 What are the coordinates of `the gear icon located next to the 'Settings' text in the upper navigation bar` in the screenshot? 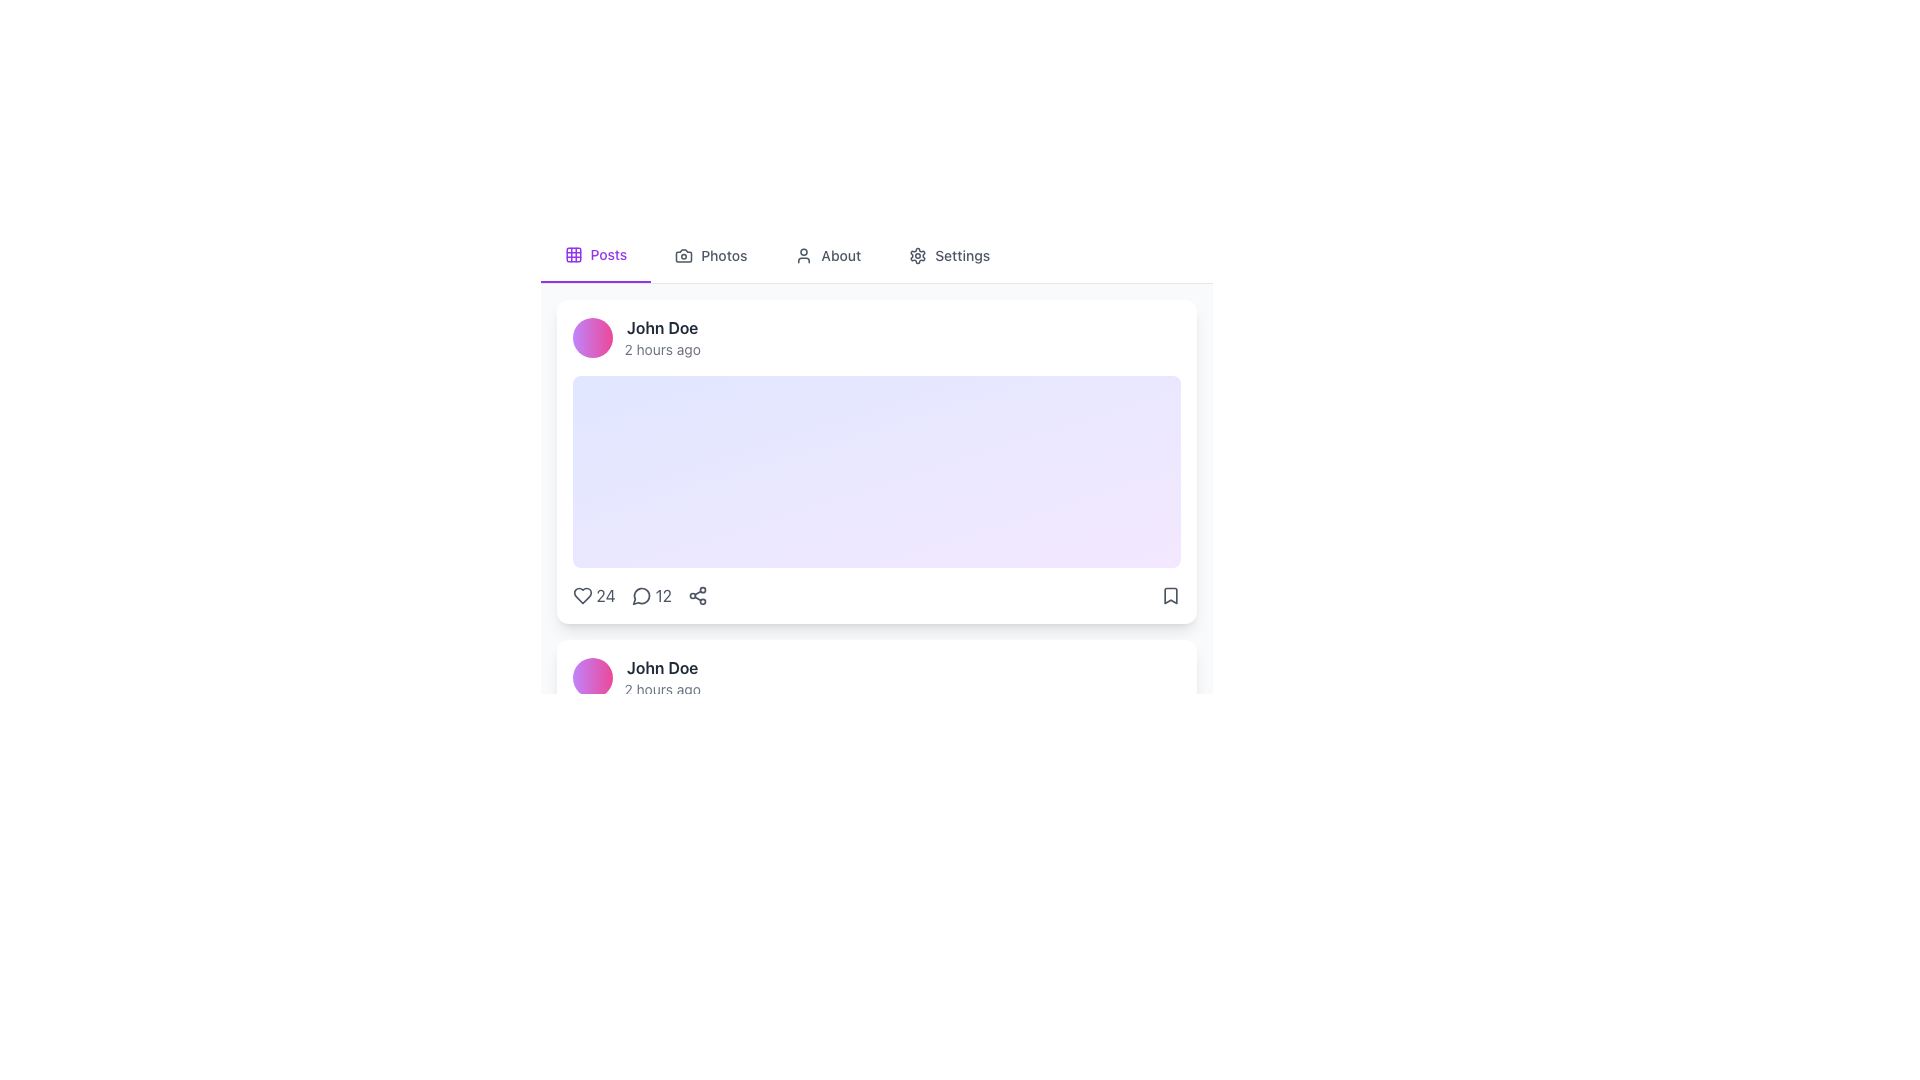 It's located at (917, 254).